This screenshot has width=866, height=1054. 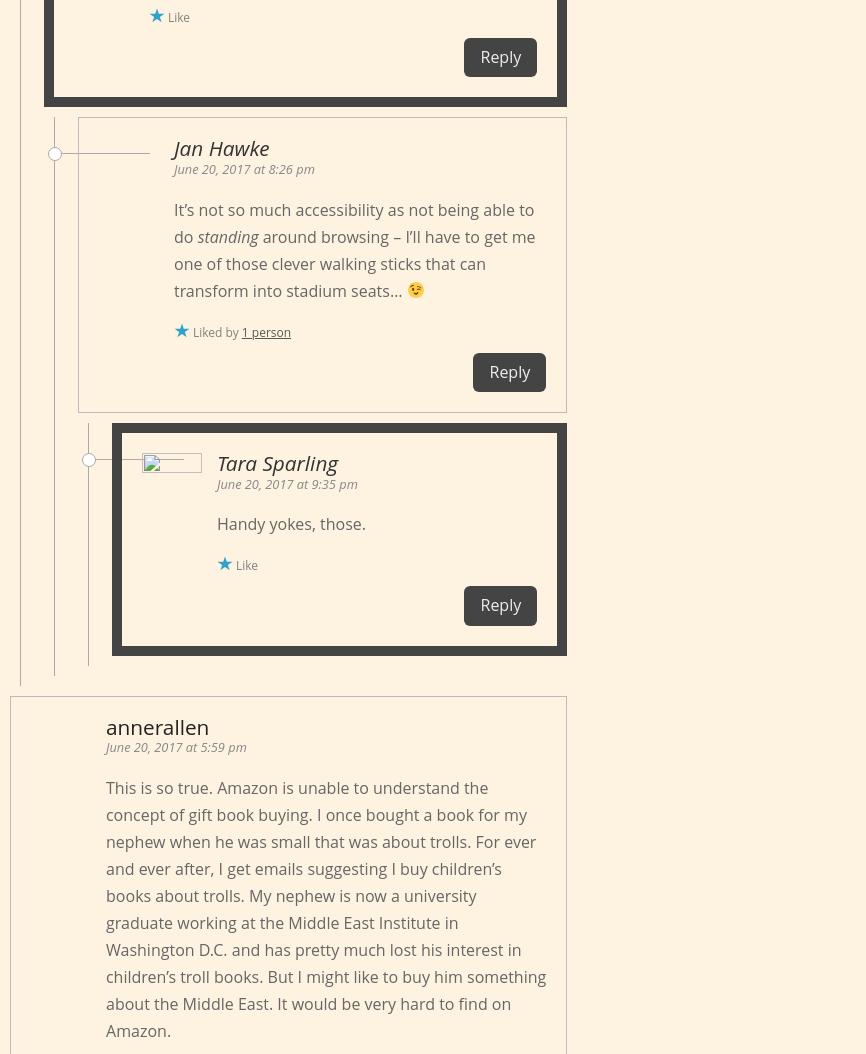 What do you see at coordinates (216, 331) in the screenshot?
I see `'Liked by'` at bounding box center [216, 331].